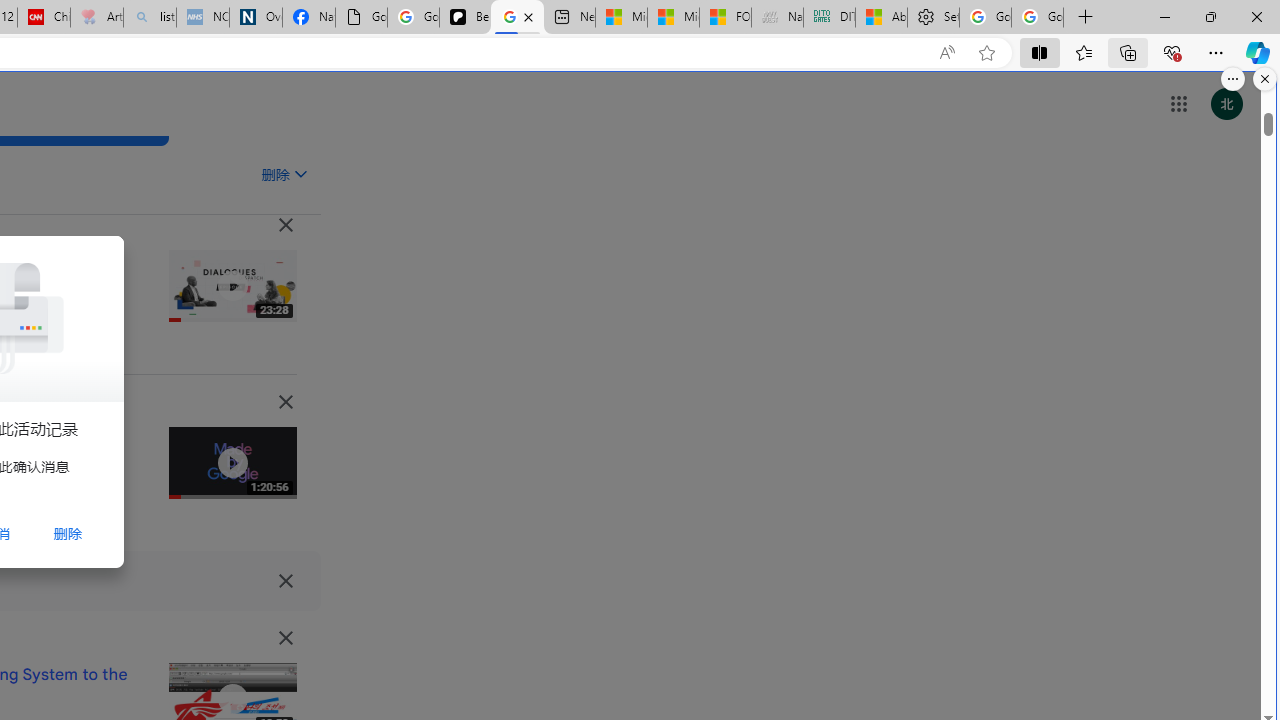 The width and height of the screenshot is (1280, 720). Describe the element at coordinates (1232, 78) in the screenshot. I see `'More options.'` at that location.